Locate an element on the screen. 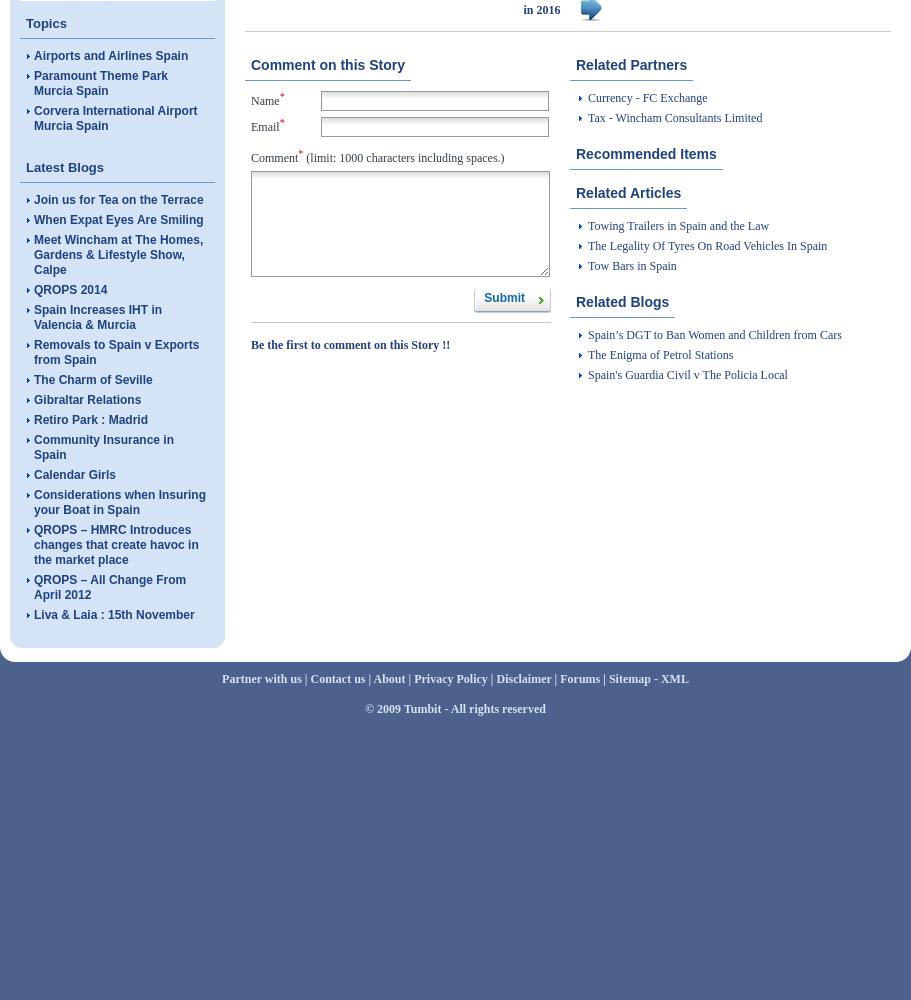 The height and width of the screenshot is (1000, 911). 'About' is located at coordinates (387, 679).